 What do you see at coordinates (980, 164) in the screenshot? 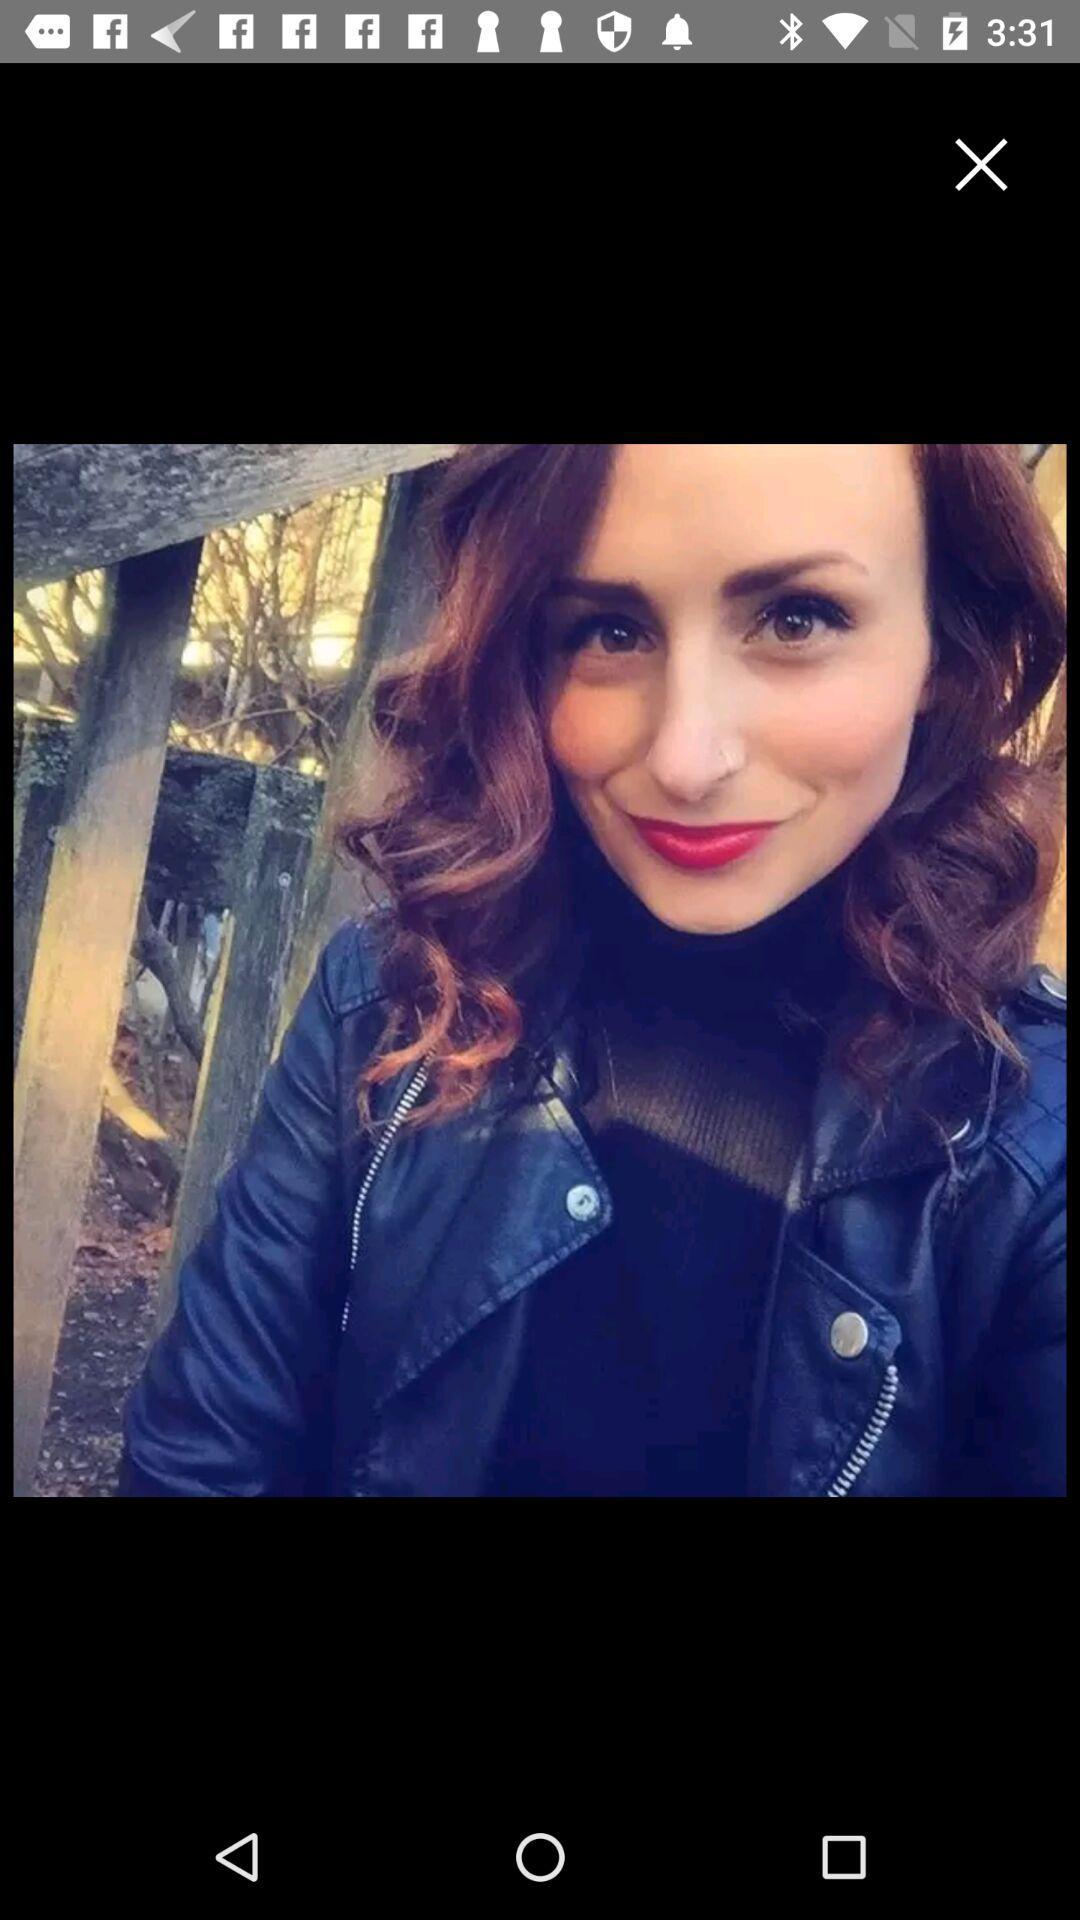
I see `the close icon` at bounding box center [980, 164].